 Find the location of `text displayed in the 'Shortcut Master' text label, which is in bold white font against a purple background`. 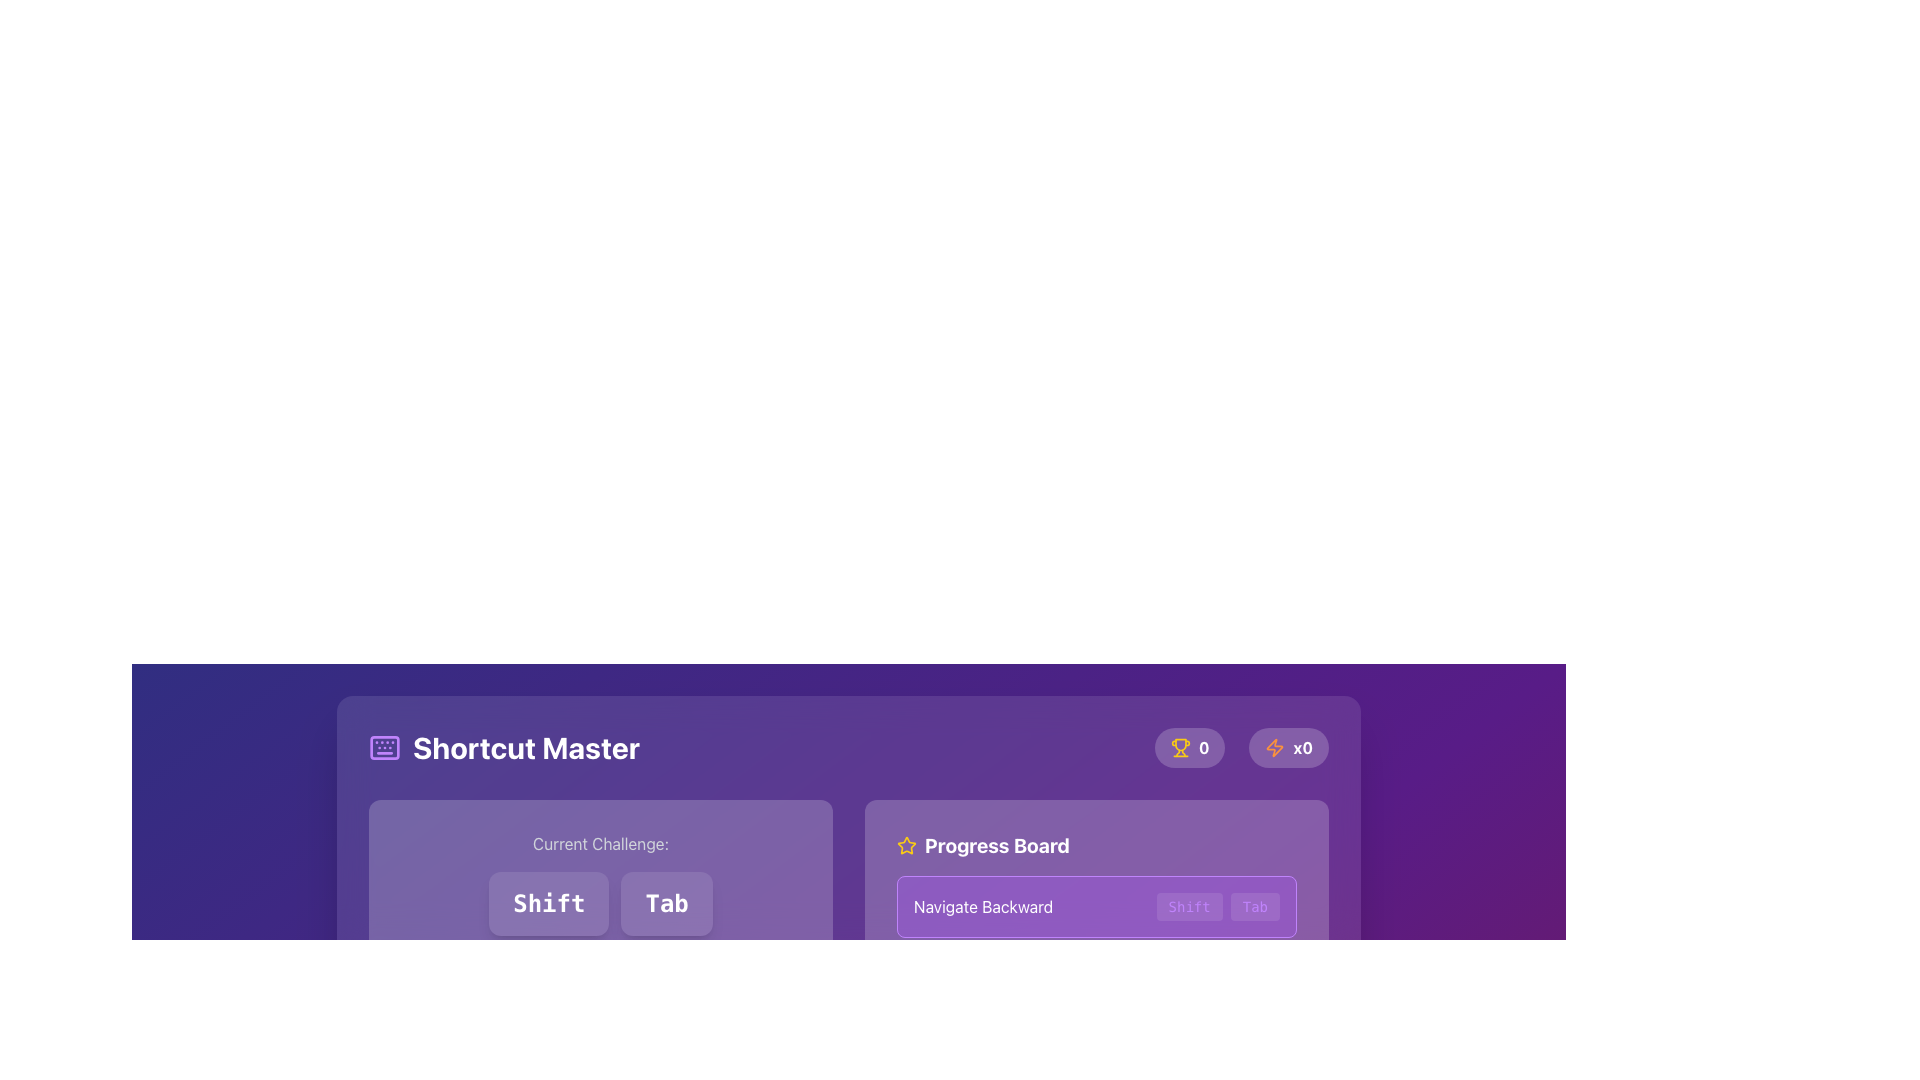

text displayed in the 'Shortcut Master' text label, which is in bold white font against a purple background is located at coordinates (526, 748).